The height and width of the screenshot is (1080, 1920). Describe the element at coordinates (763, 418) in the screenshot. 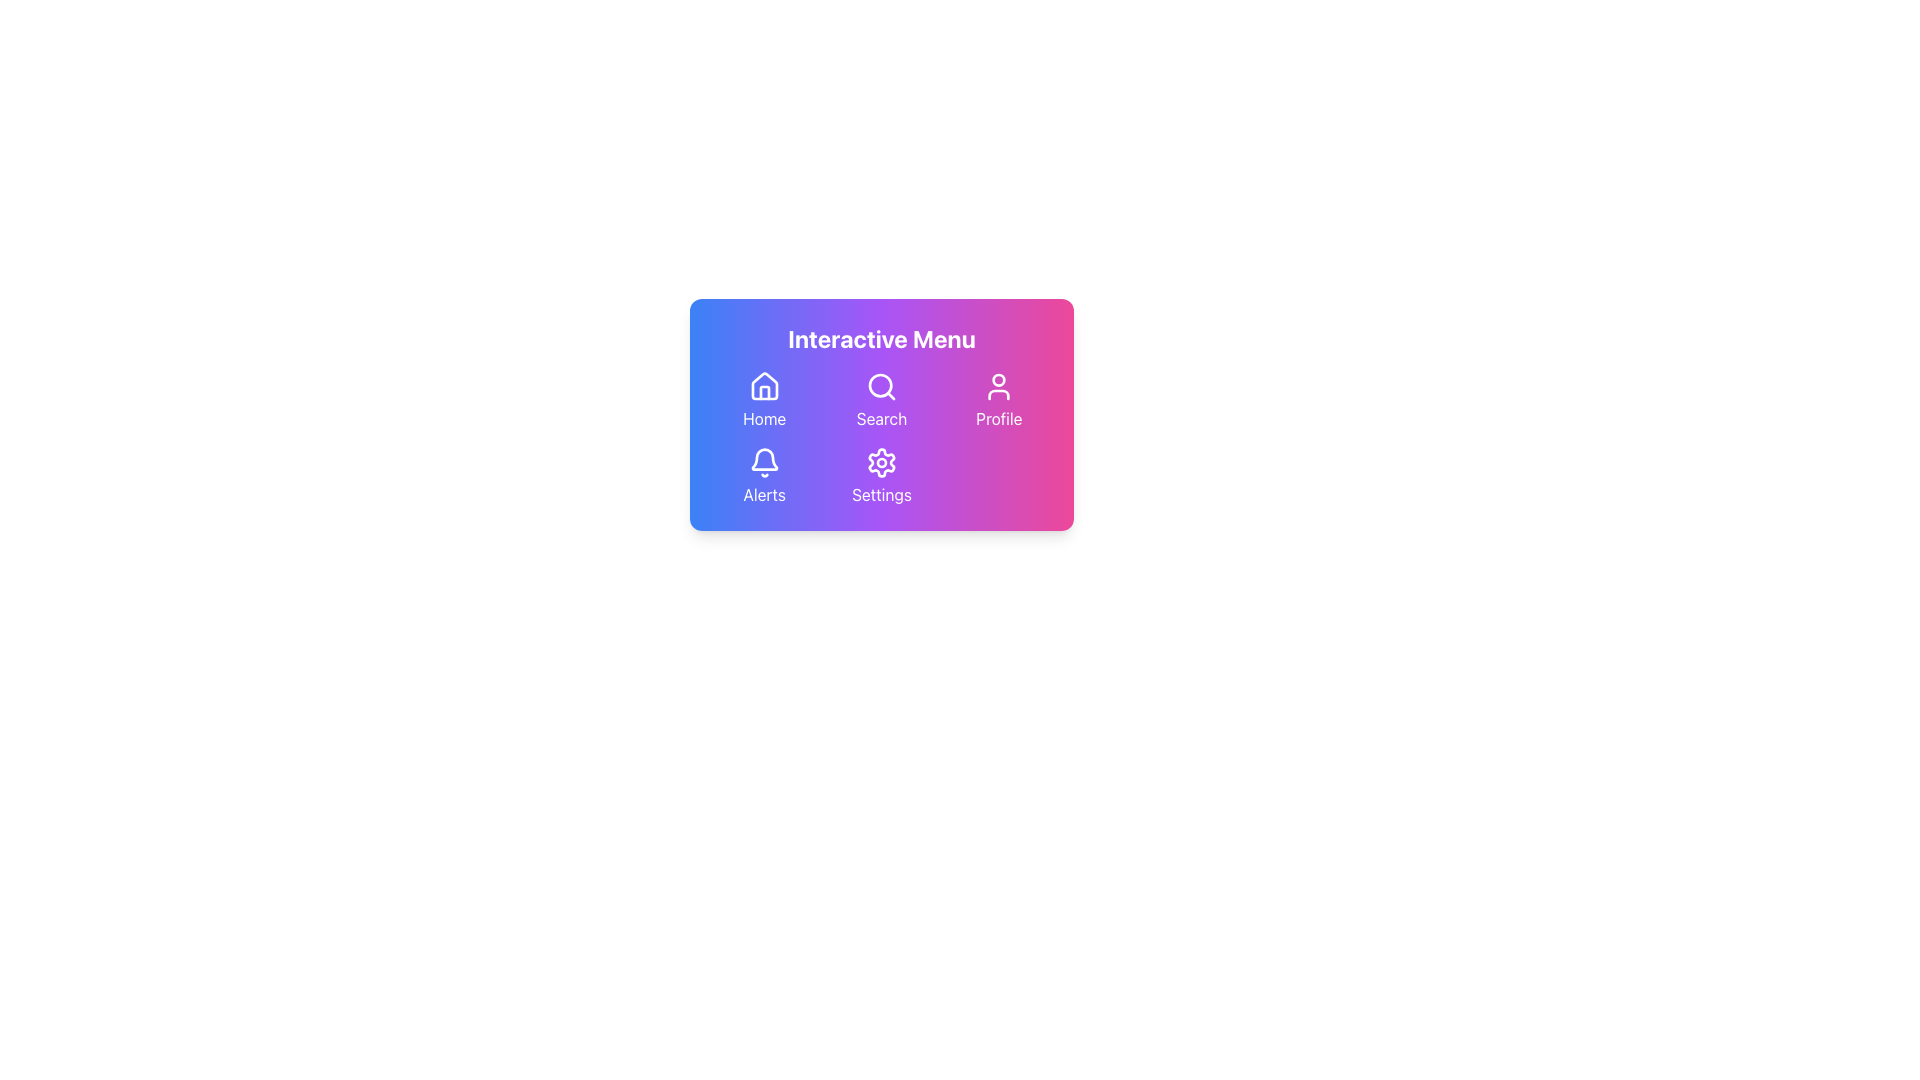

I see `the 'Home' text label in the interactive menu panel, located under the 'Home' icon` at that location.